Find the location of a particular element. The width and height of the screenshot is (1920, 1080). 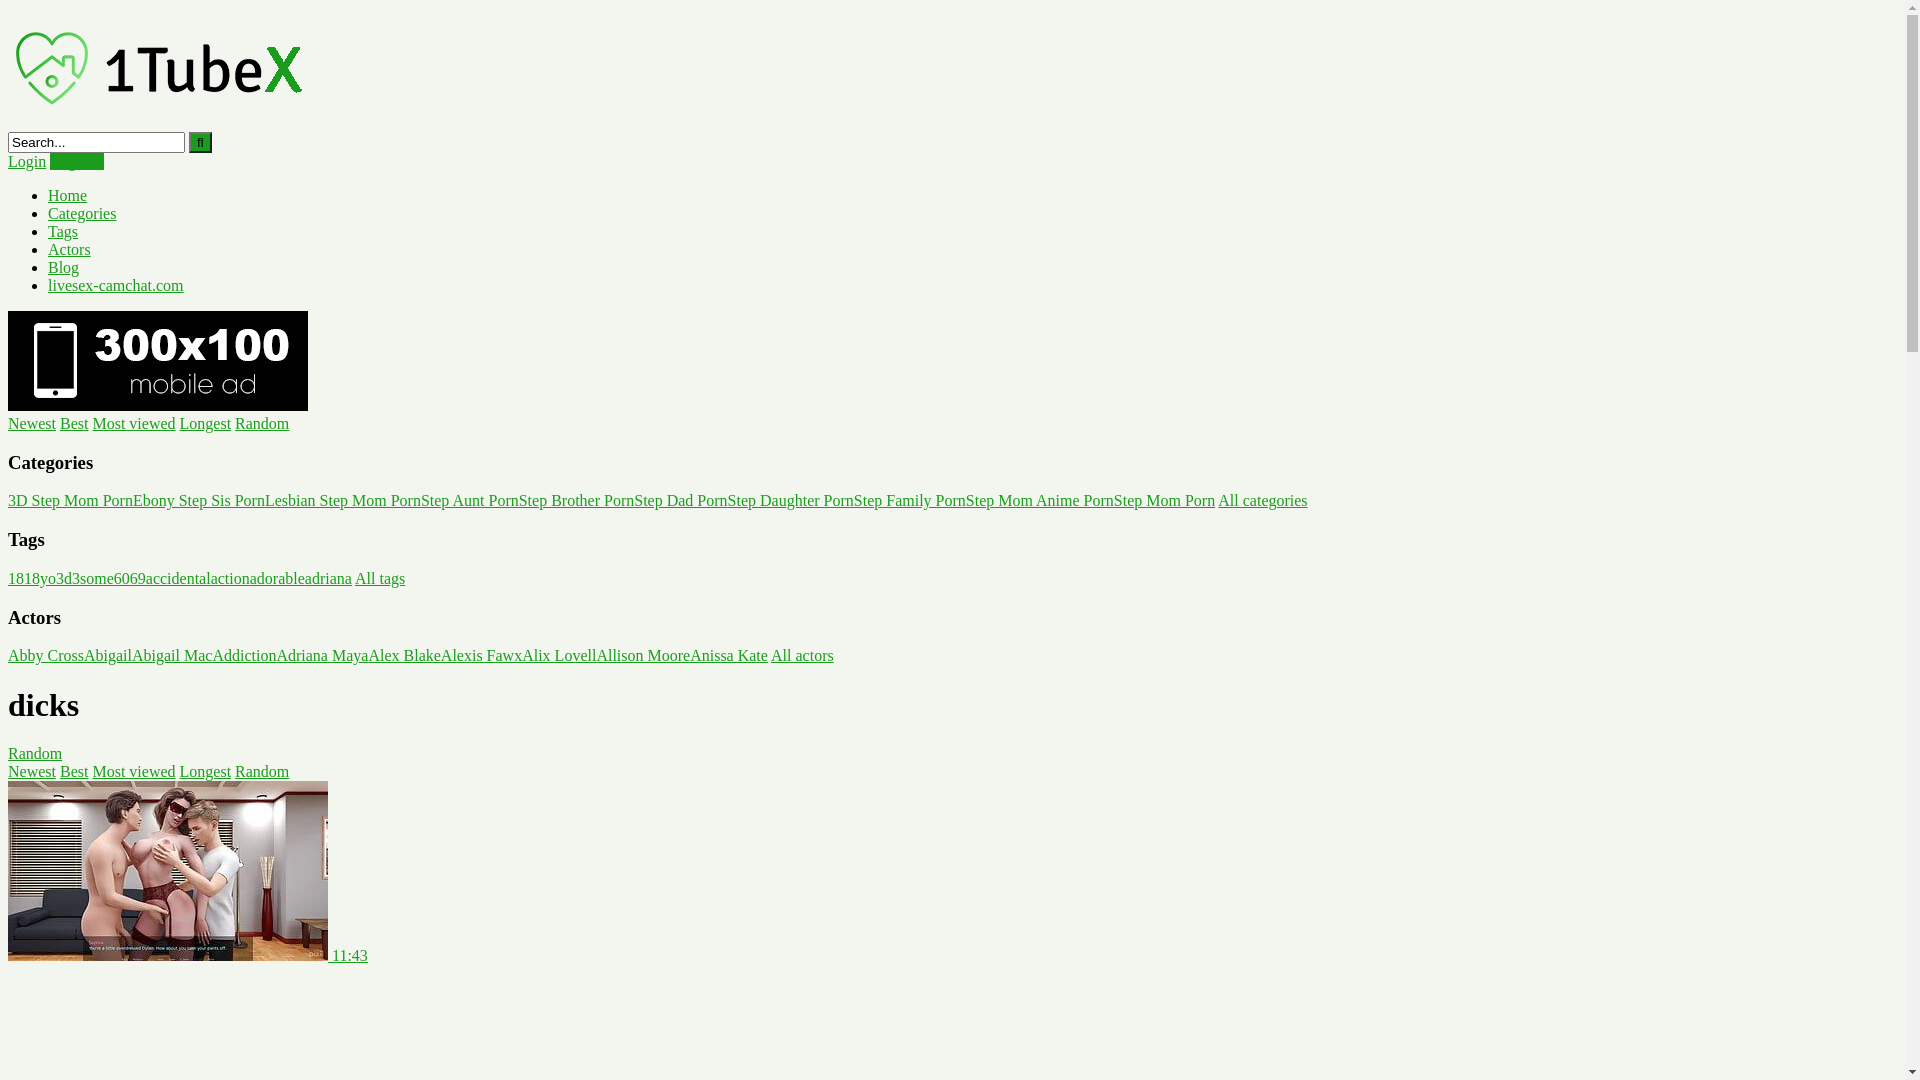

'Addiction' is located at coordinates (243, 655).